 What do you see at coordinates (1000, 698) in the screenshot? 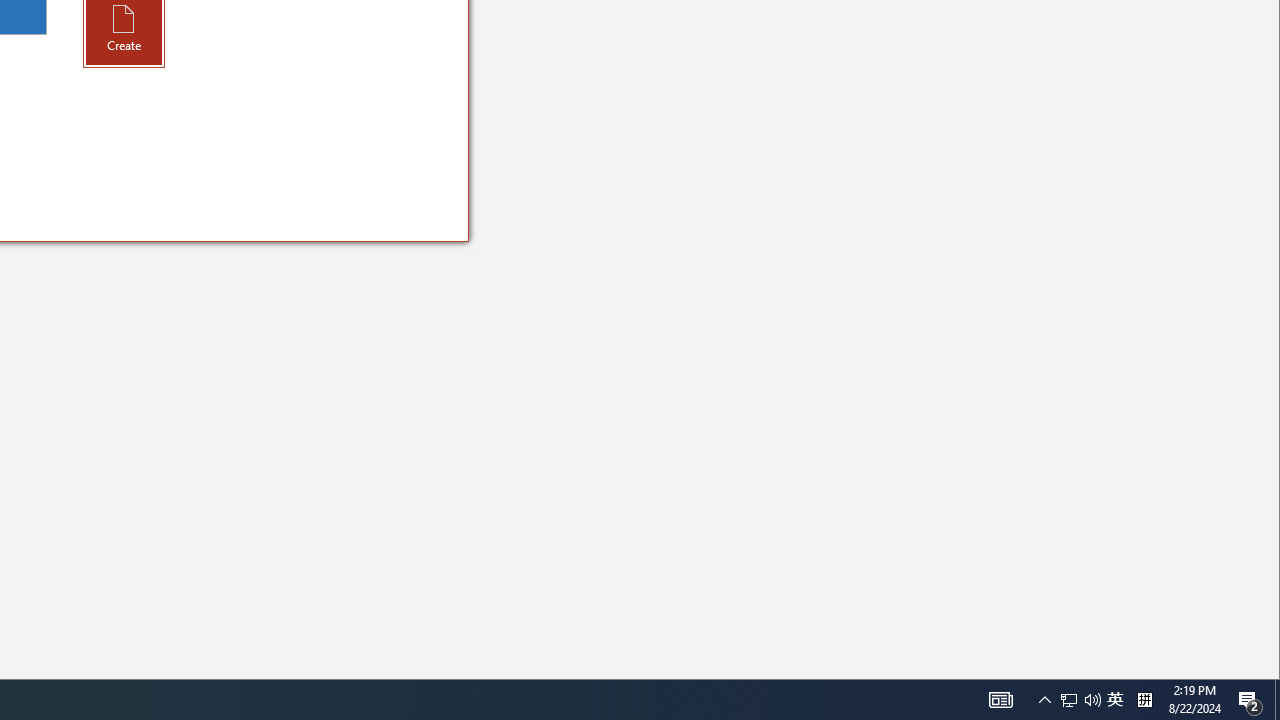
I see `'Notification Chevron'` at bounding box center [1000, 698].